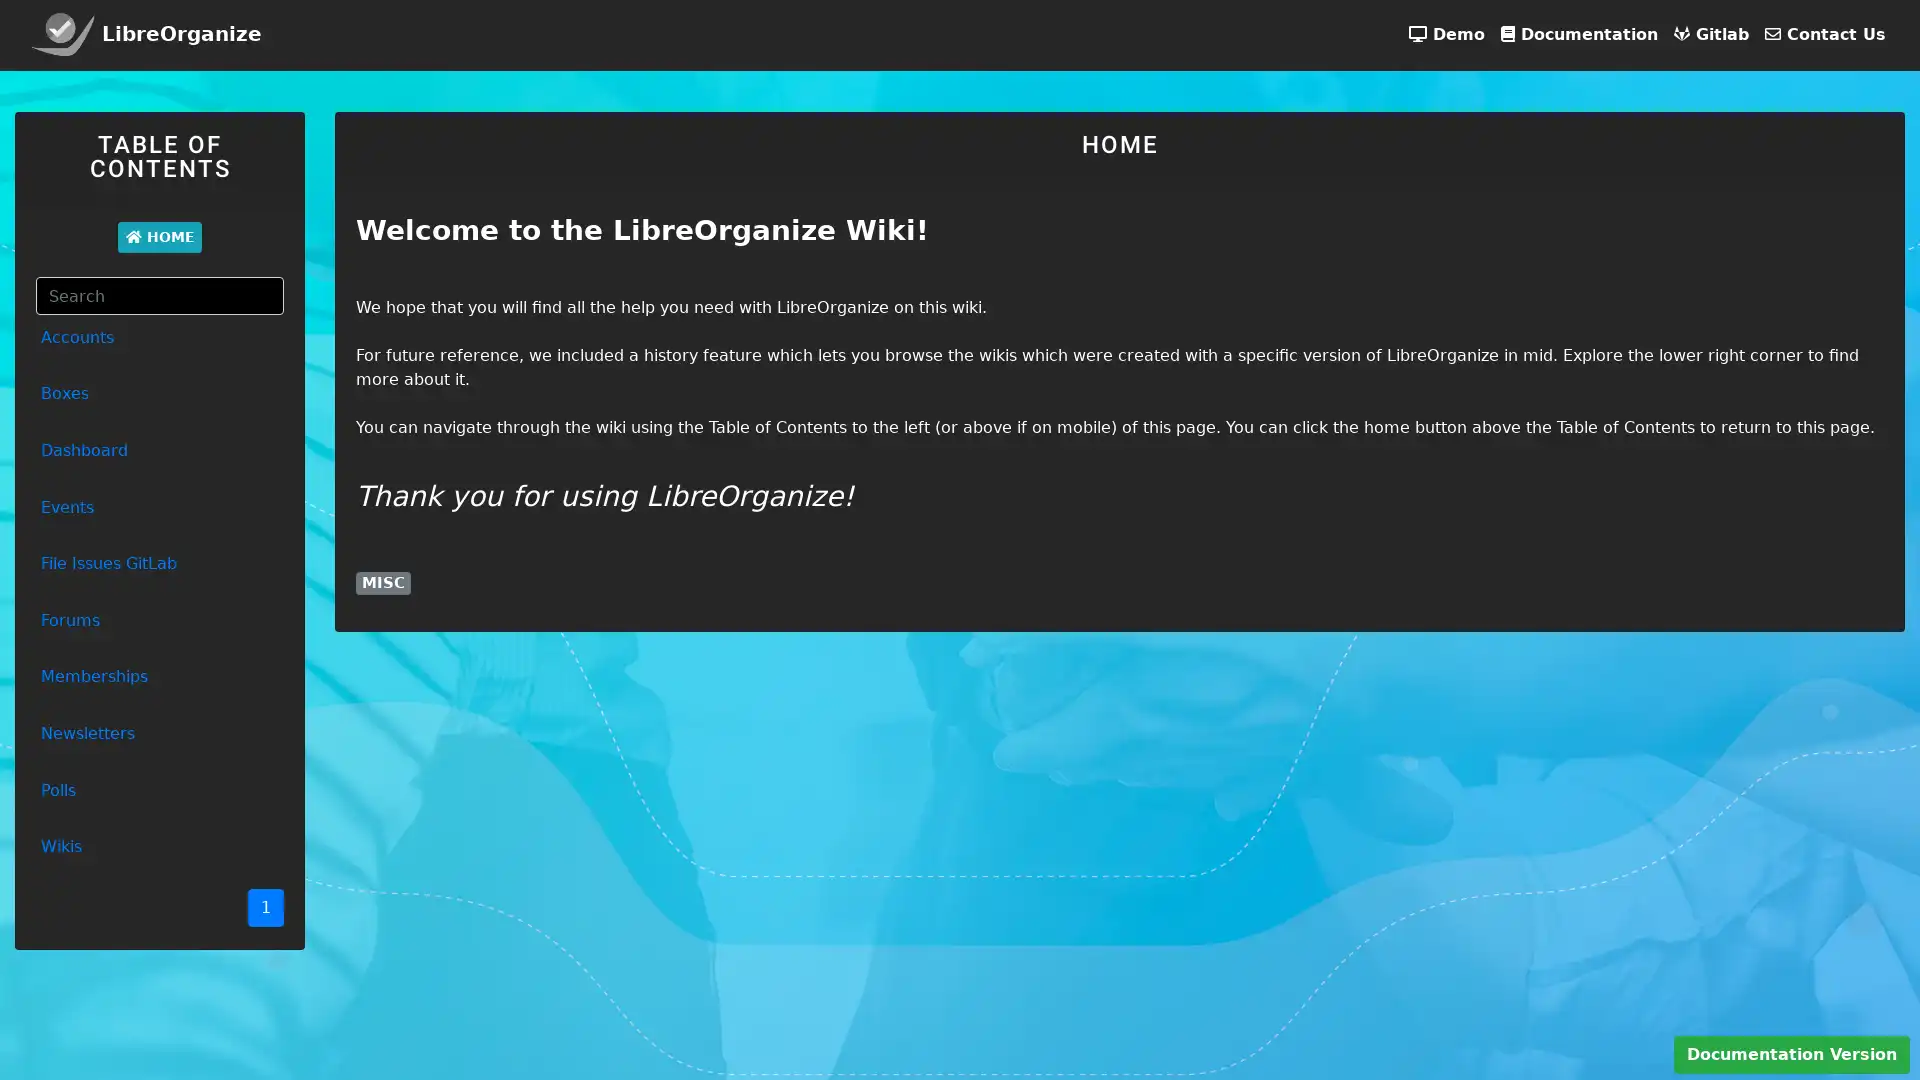 The width and height of the screenshot is (1920, 1080). What do you see at coordinates (1791, 1054) in the screenshot?
I see `Documentation Version` at bounding box center [1791, 1054].